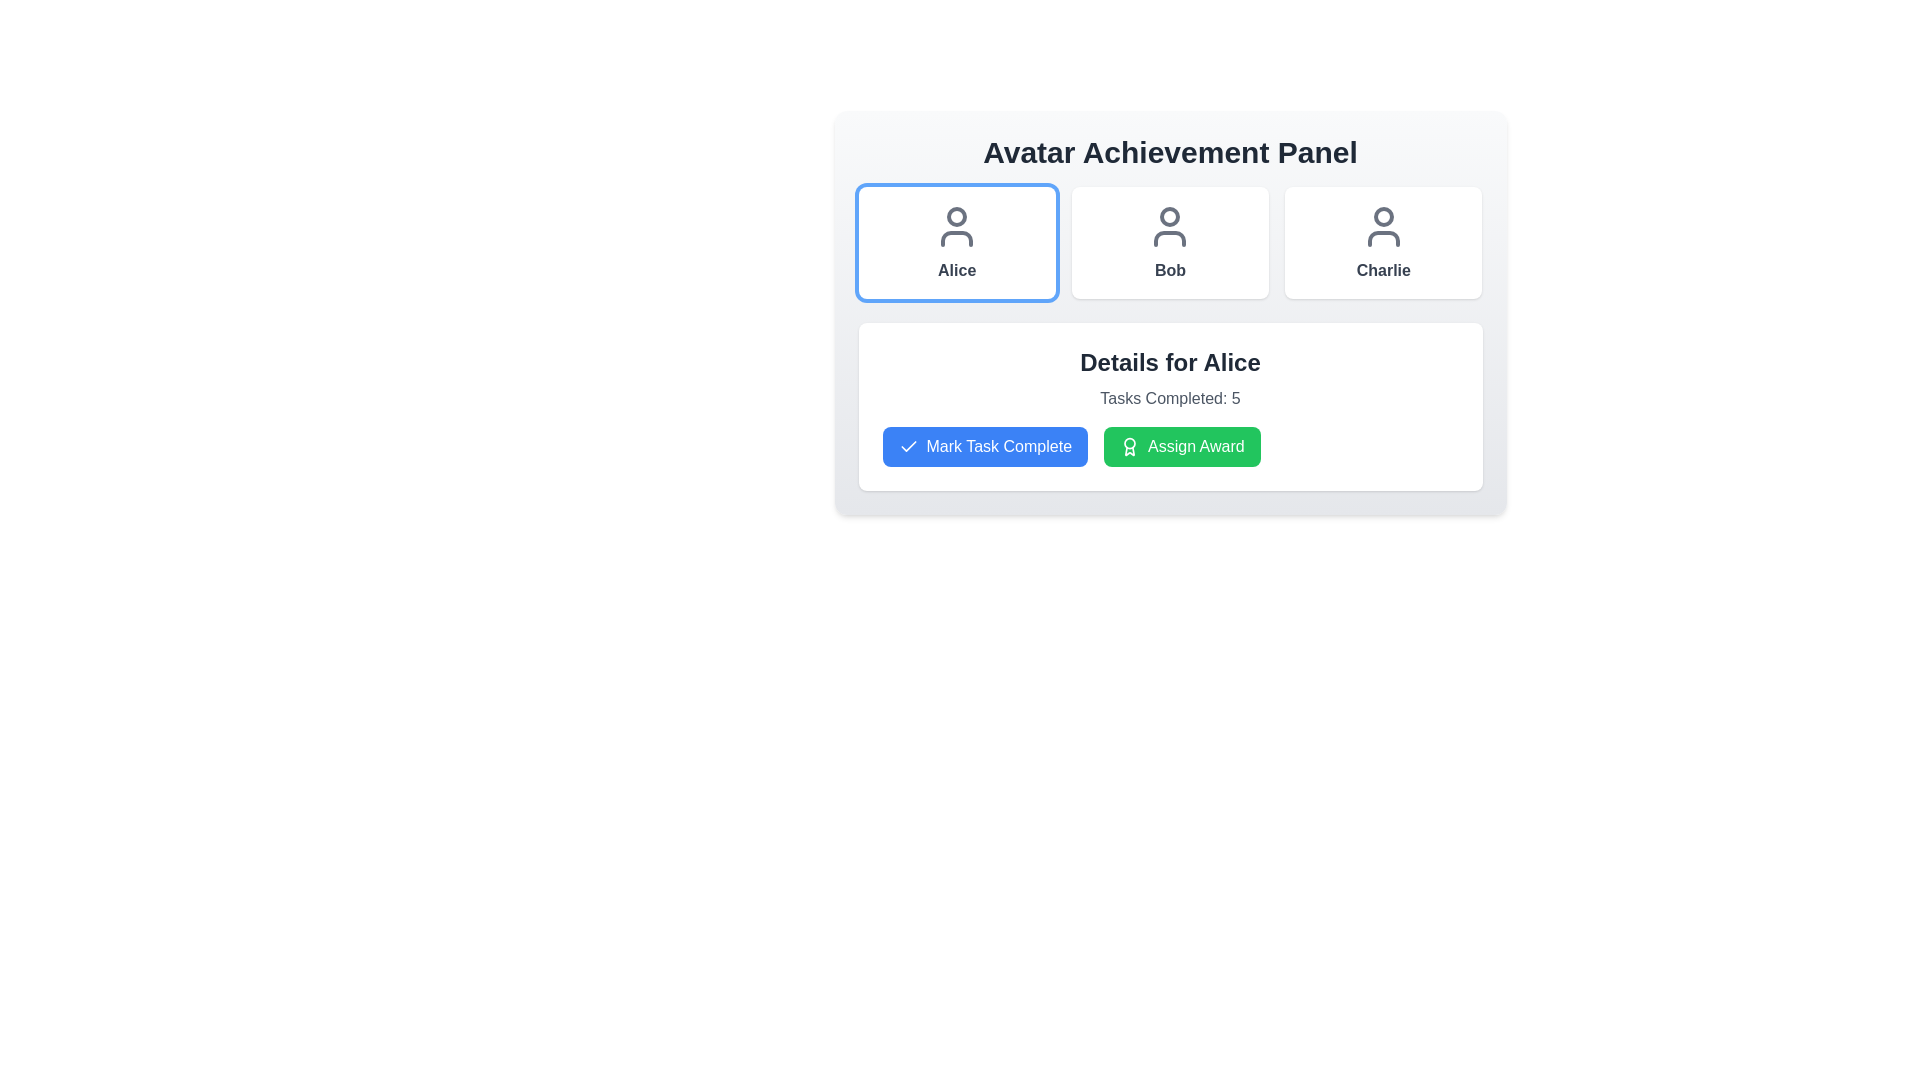  Describe the element at coordinates (1170, 398) in the screenshot. I see `the text label indicating the number of tasks completed, which is located within the 'Details for Alice' panel, positioned below the title and above the buttons for task completion and award assignment` at that location.